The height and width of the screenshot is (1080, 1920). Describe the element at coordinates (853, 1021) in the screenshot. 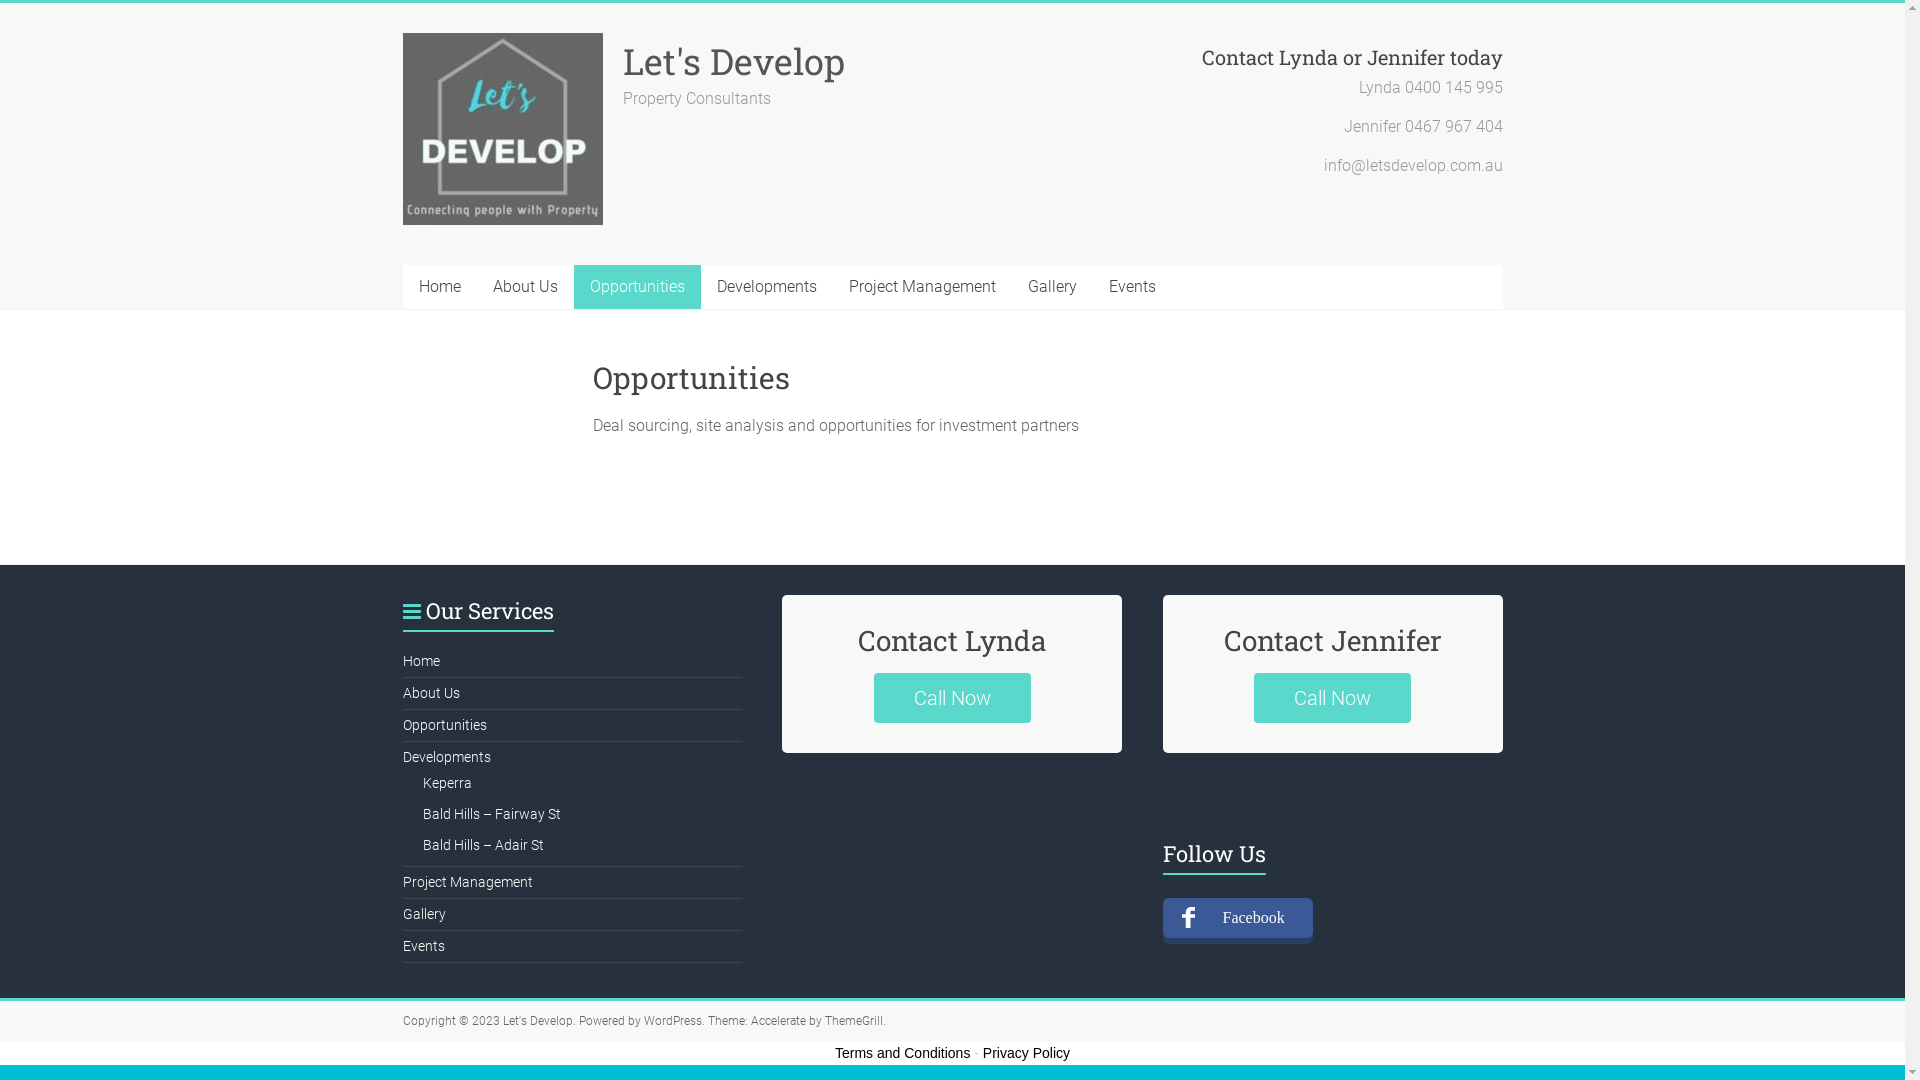

I see `'ThemeGrill'` at that location.